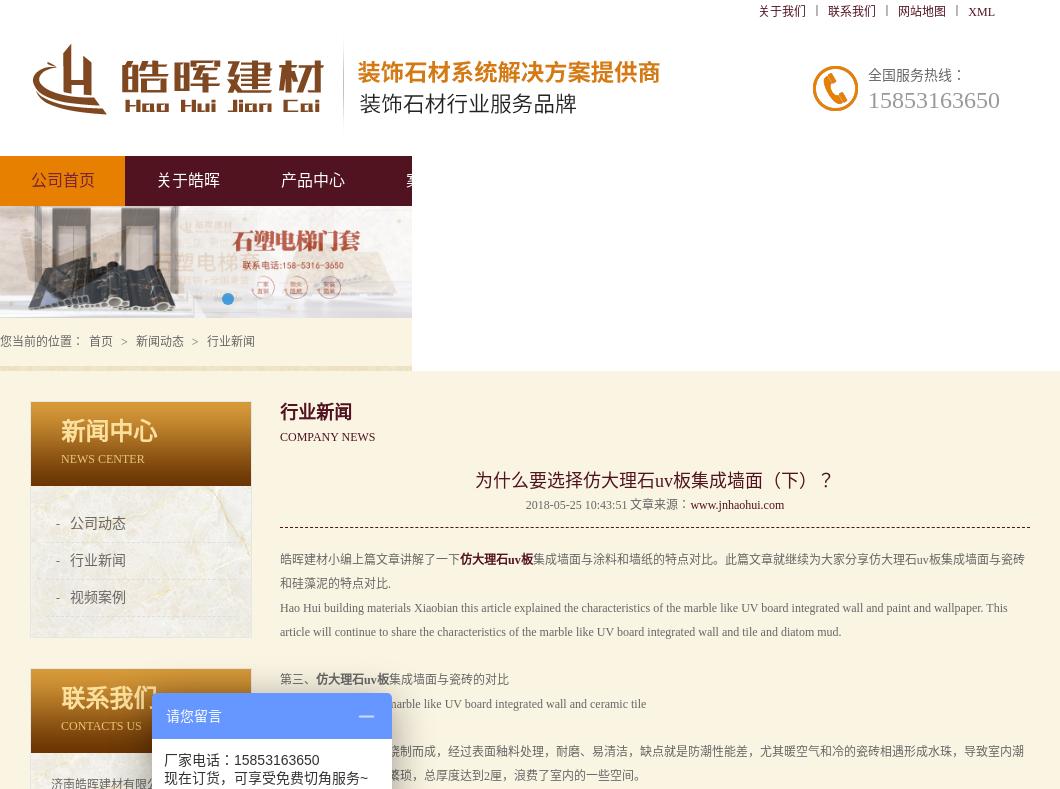 This screenshot has width=1060, height=789. What do you see at coordinates (102, 458) in the screenshot?
I see `'NEWS CENTER'` at bounding box center [102, 458].